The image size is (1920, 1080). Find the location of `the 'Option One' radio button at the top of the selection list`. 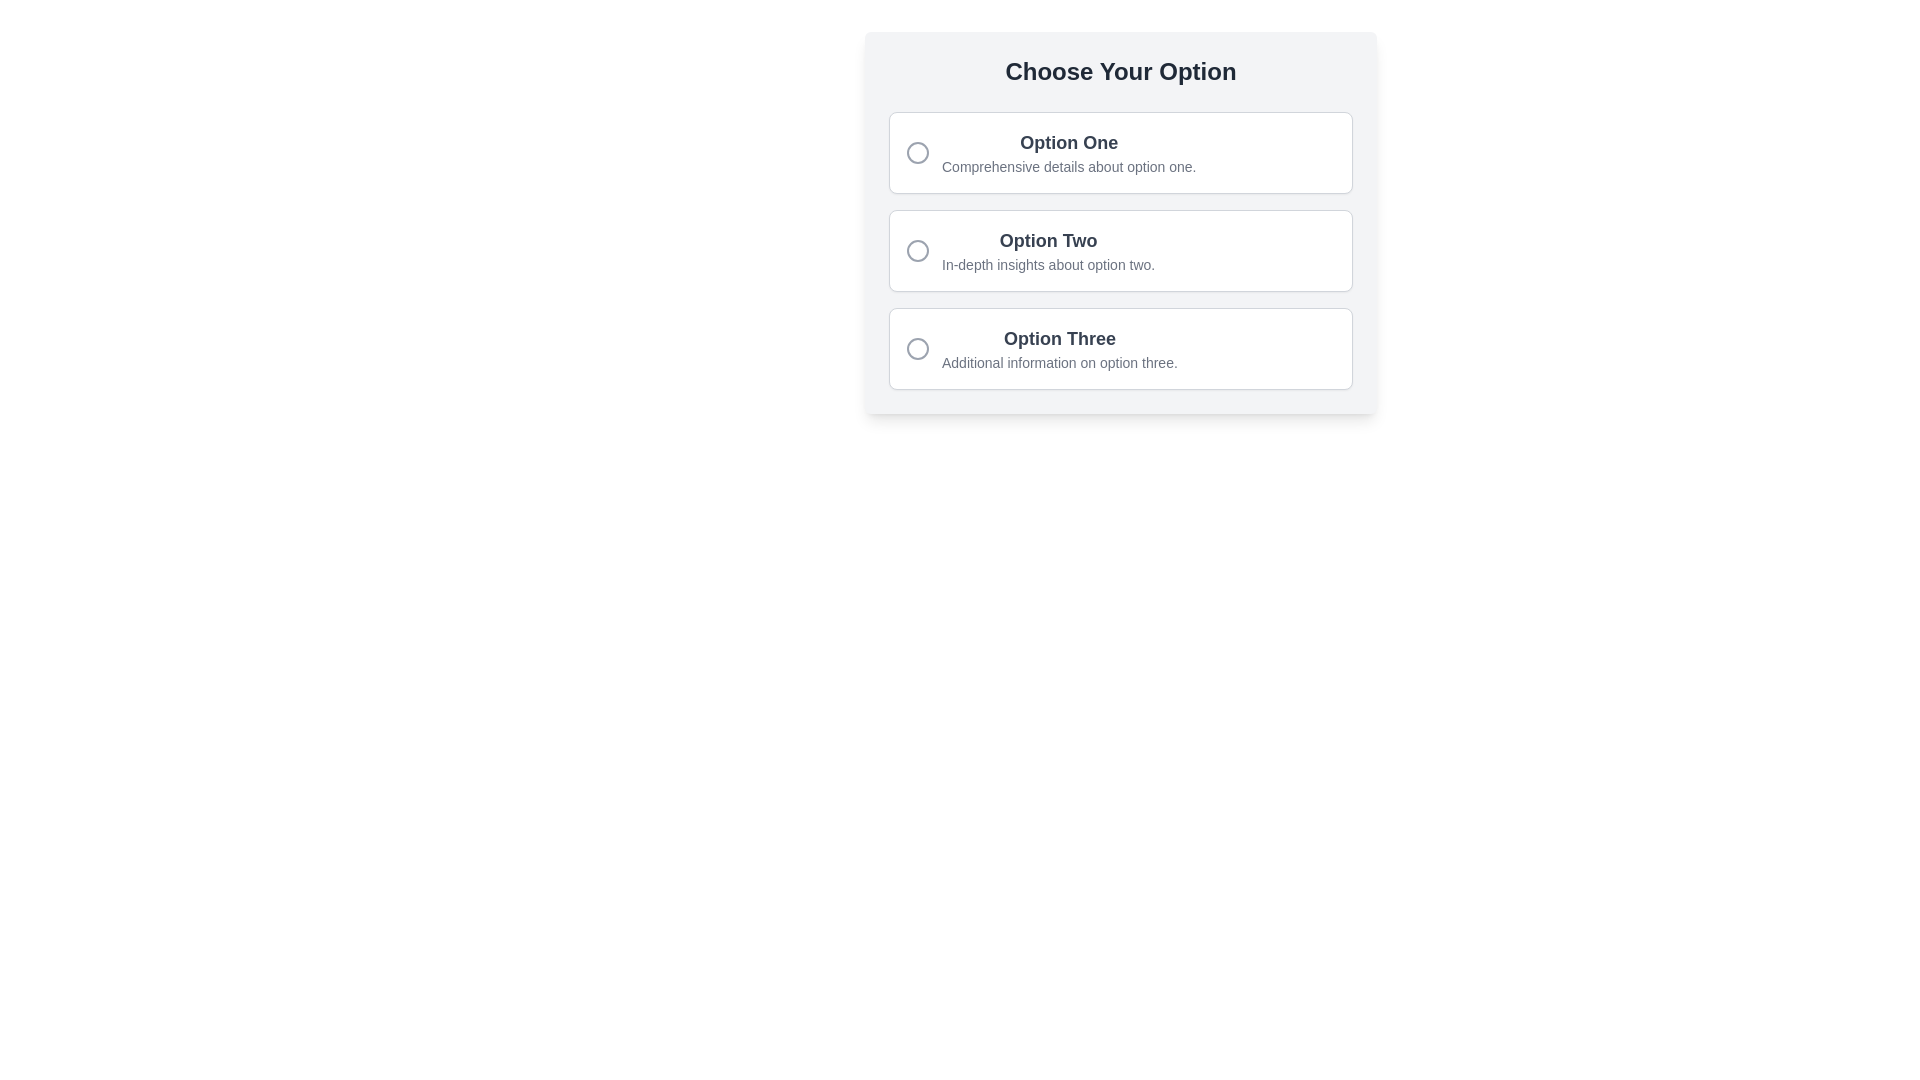

the 'Option One' radio button at the top of the selection list is located at coordinates (1121, 152).